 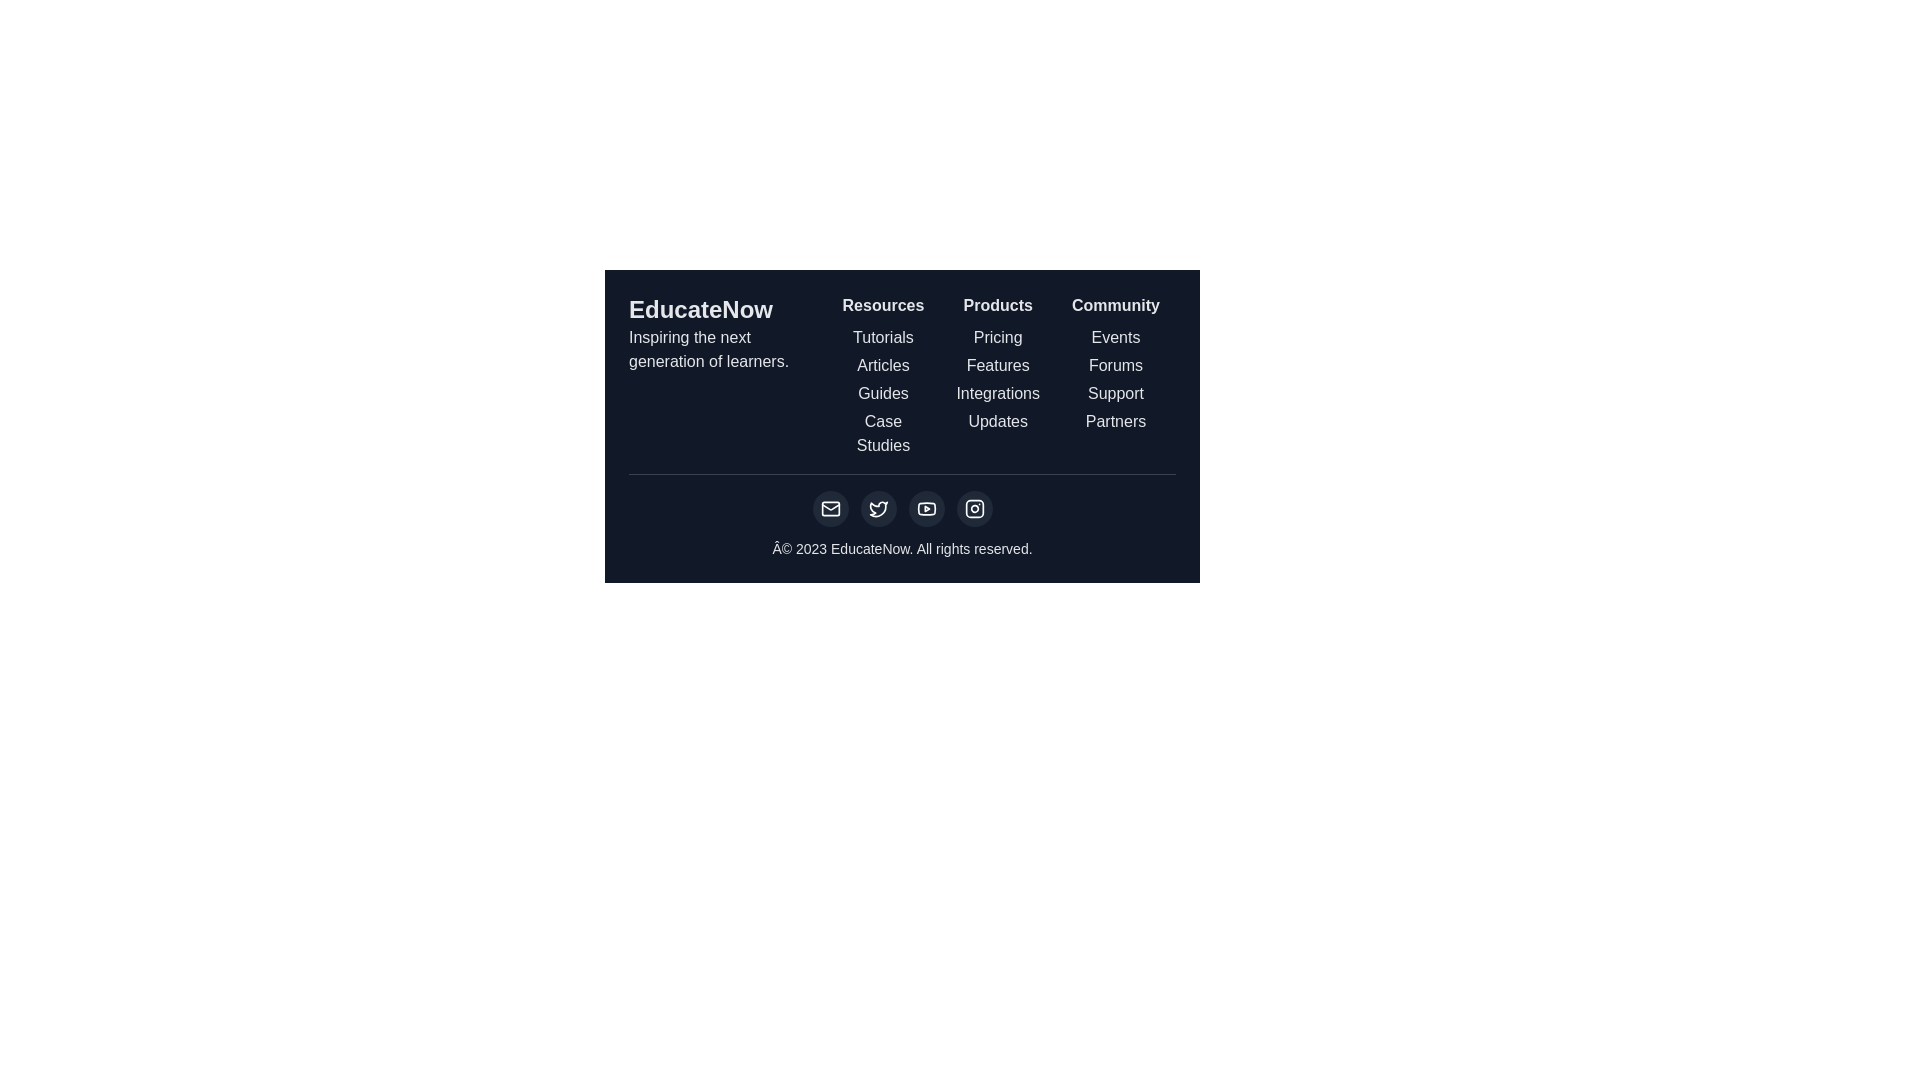 I want to click on the 'Articles' text link, the second item in the vertical list within the 'Resources' column in the footer, so click(x=882, y=366).